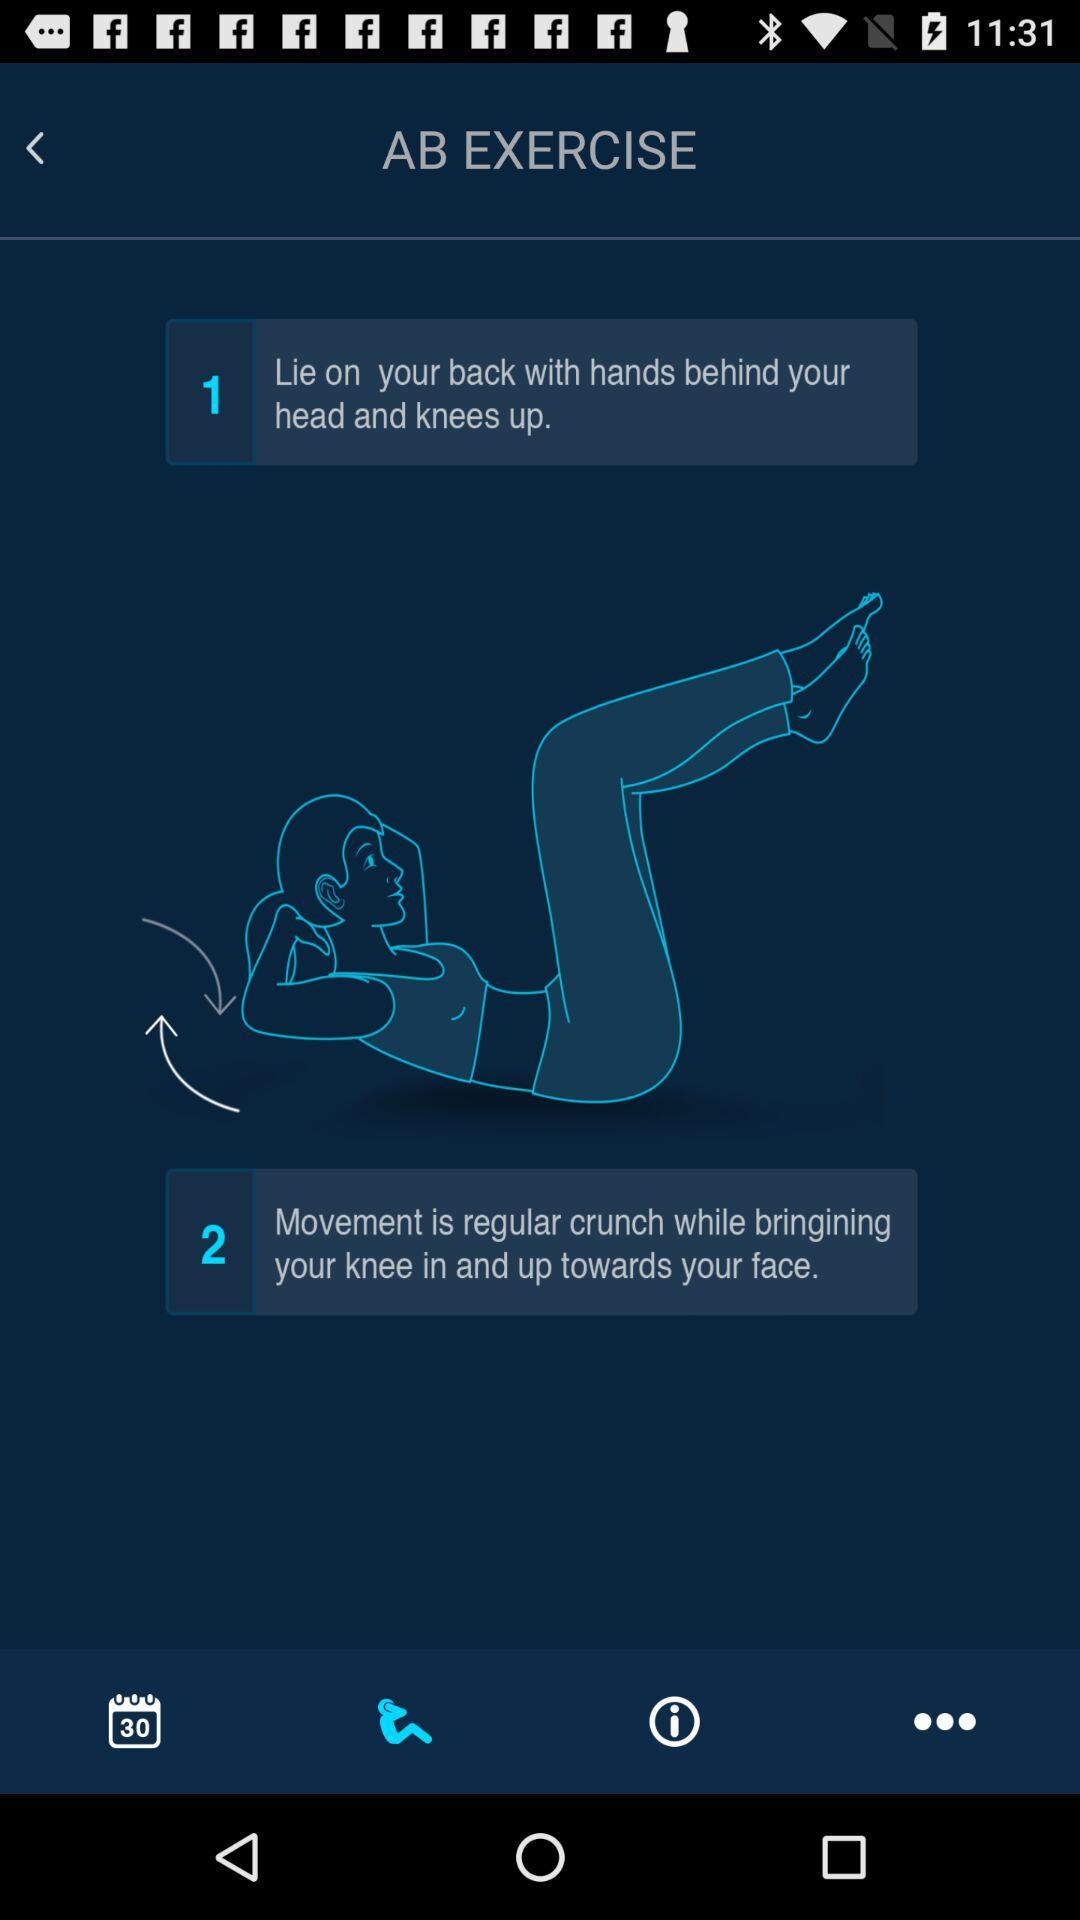  I want to click on the arrow_backward icon, so click(58, 157).